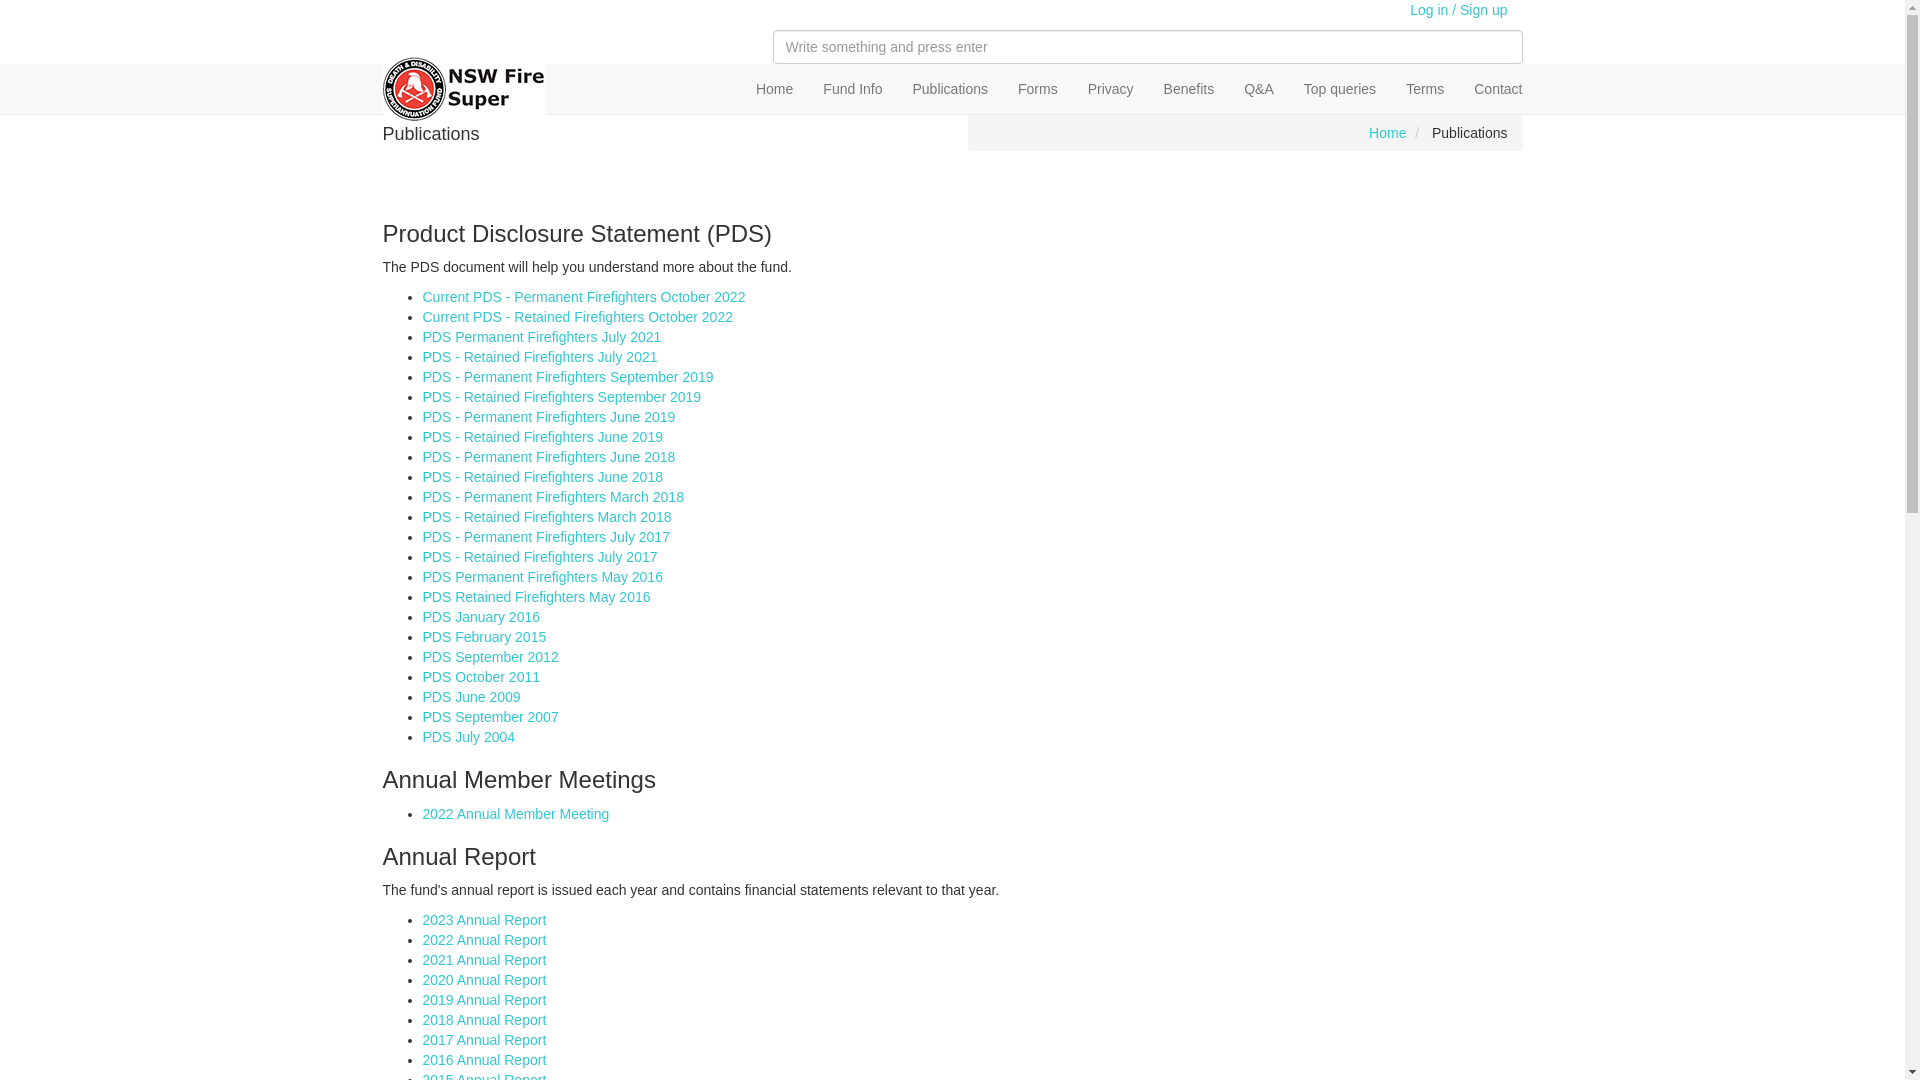 The width and height of the screenshot is (1920, 1080). Describe the element at coordinates (467, 736) in the screenshot. I see `'PDS July 2004'` at that location.